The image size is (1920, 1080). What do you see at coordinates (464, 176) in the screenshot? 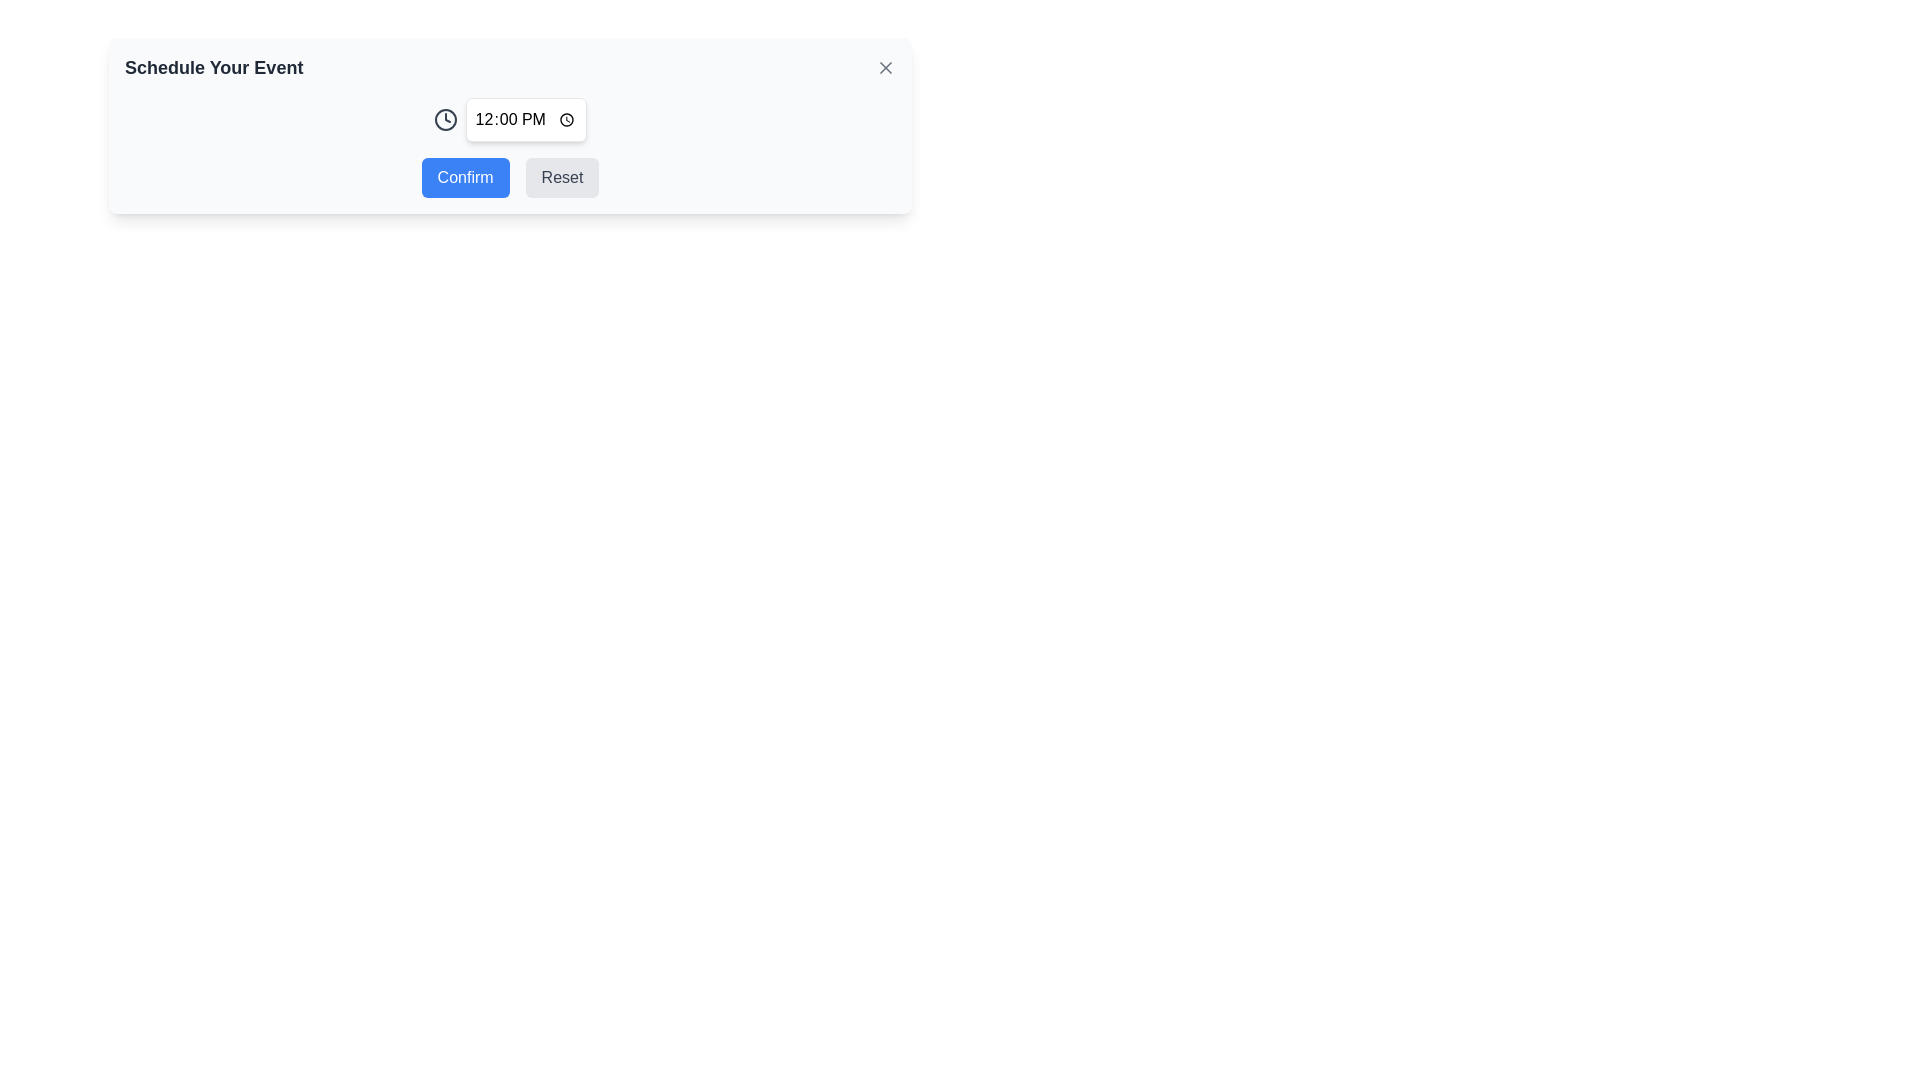
I see `the 'Confirm' button, a rectangular blue button with rounded corners displaying the text 'Confirm' in white, and press it using keyboard navigation` at bounding box center [464, 176].